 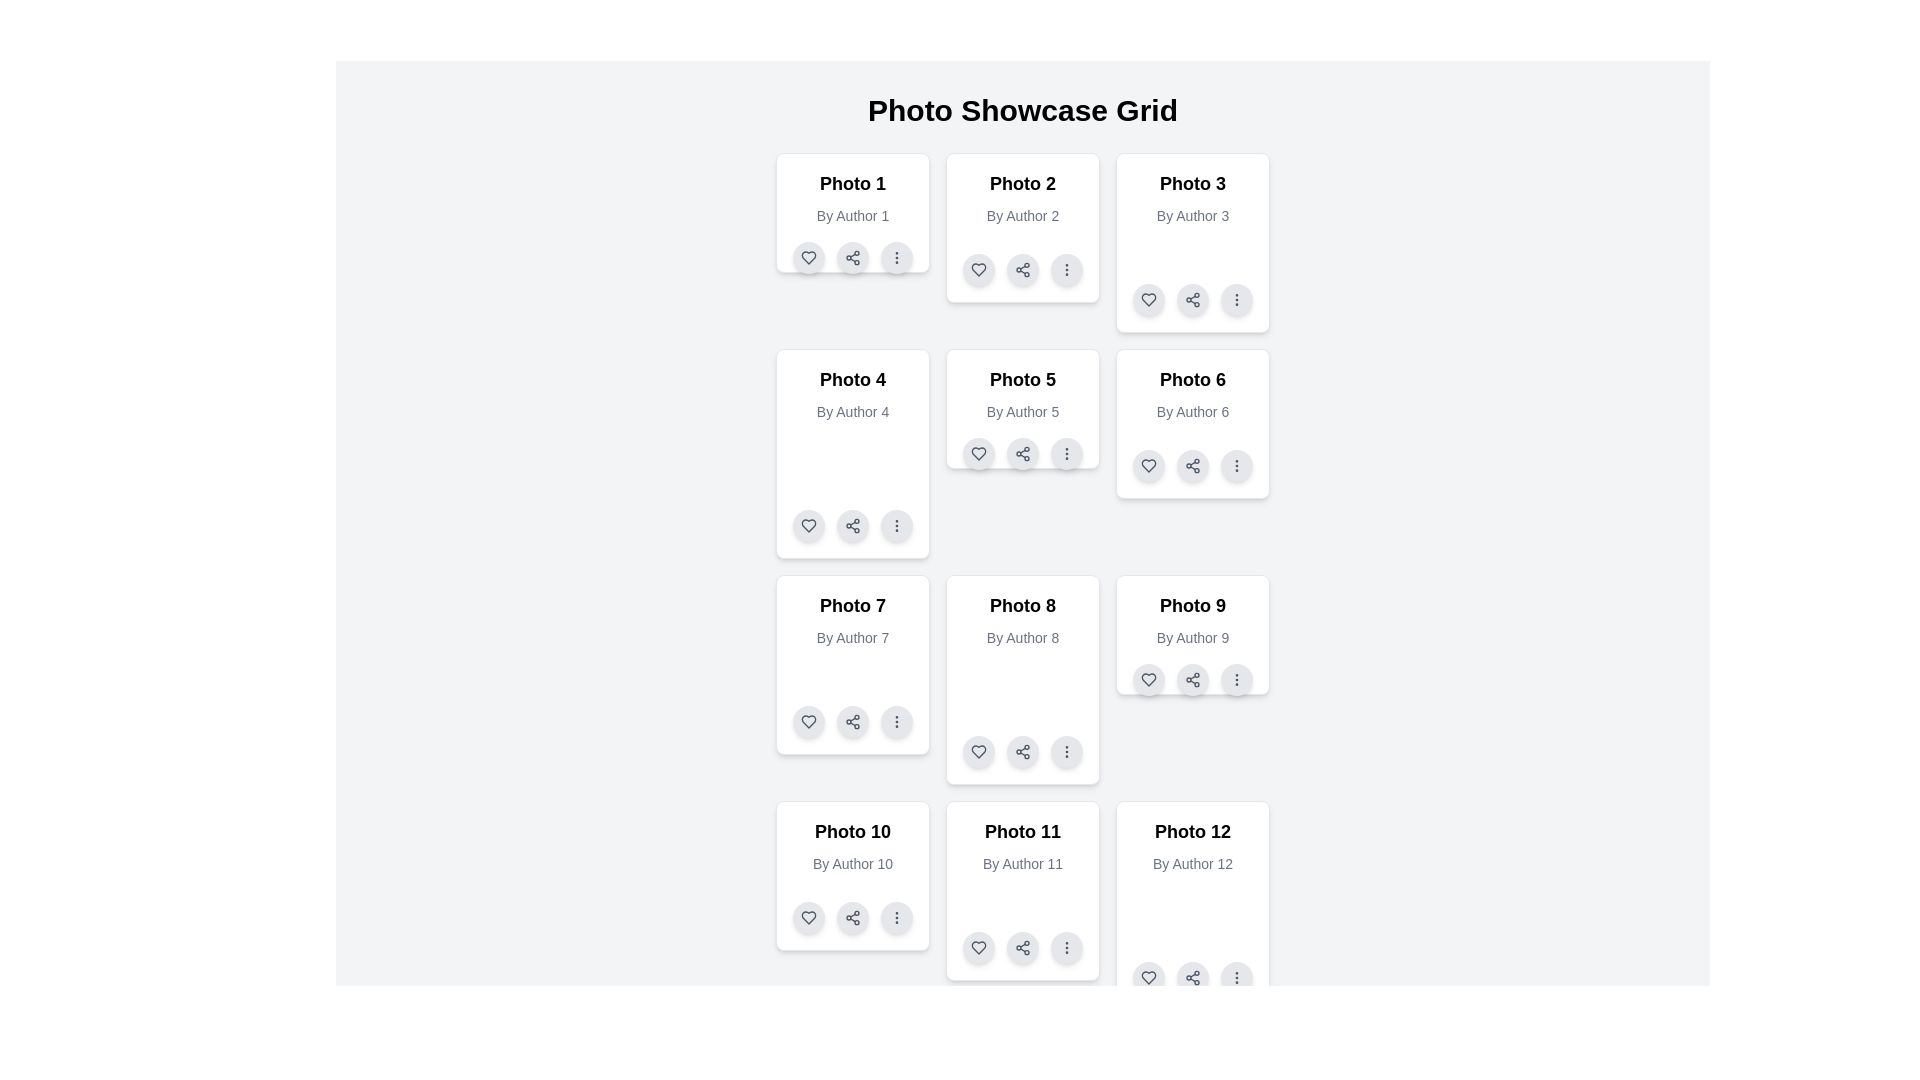 What do you see at coordinates (1022, 411) in the screenshot?
I see `the text label displaying 'By Author 5', which is styled with a gray font color and located beneath the heading 'Photo 5' in the card structure` at bounding box center [1022, 411].